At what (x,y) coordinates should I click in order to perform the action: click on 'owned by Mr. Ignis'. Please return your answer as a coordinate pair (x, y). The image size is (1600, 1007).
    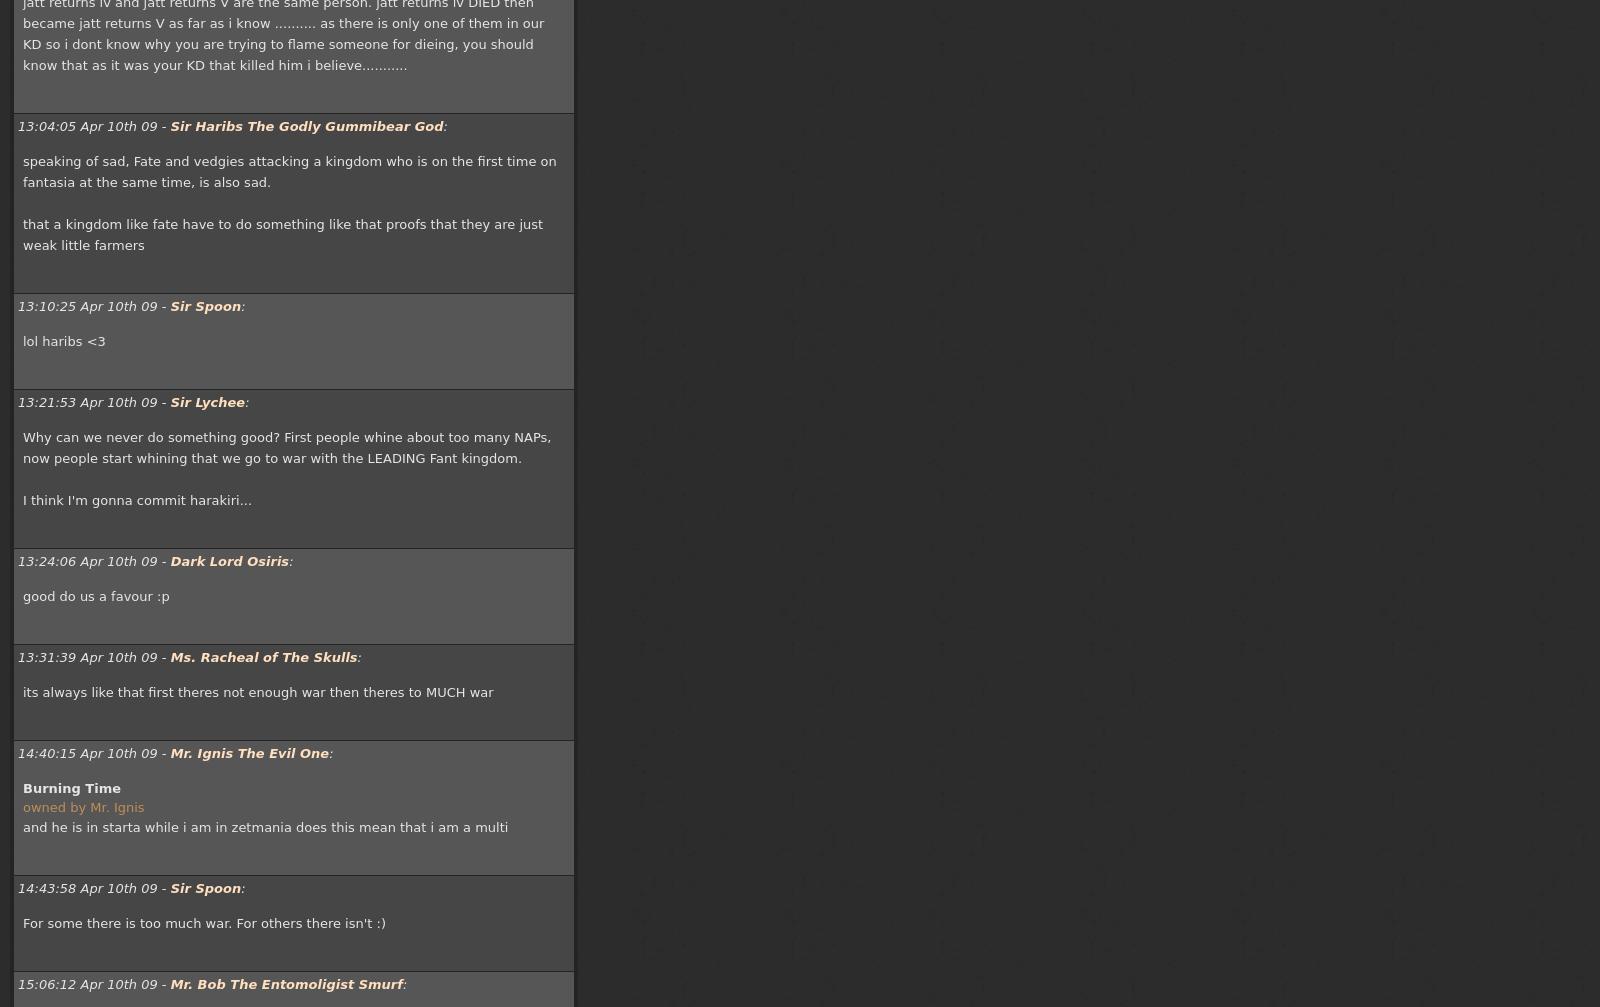
    Looking at the image, I should click on (82, 806).